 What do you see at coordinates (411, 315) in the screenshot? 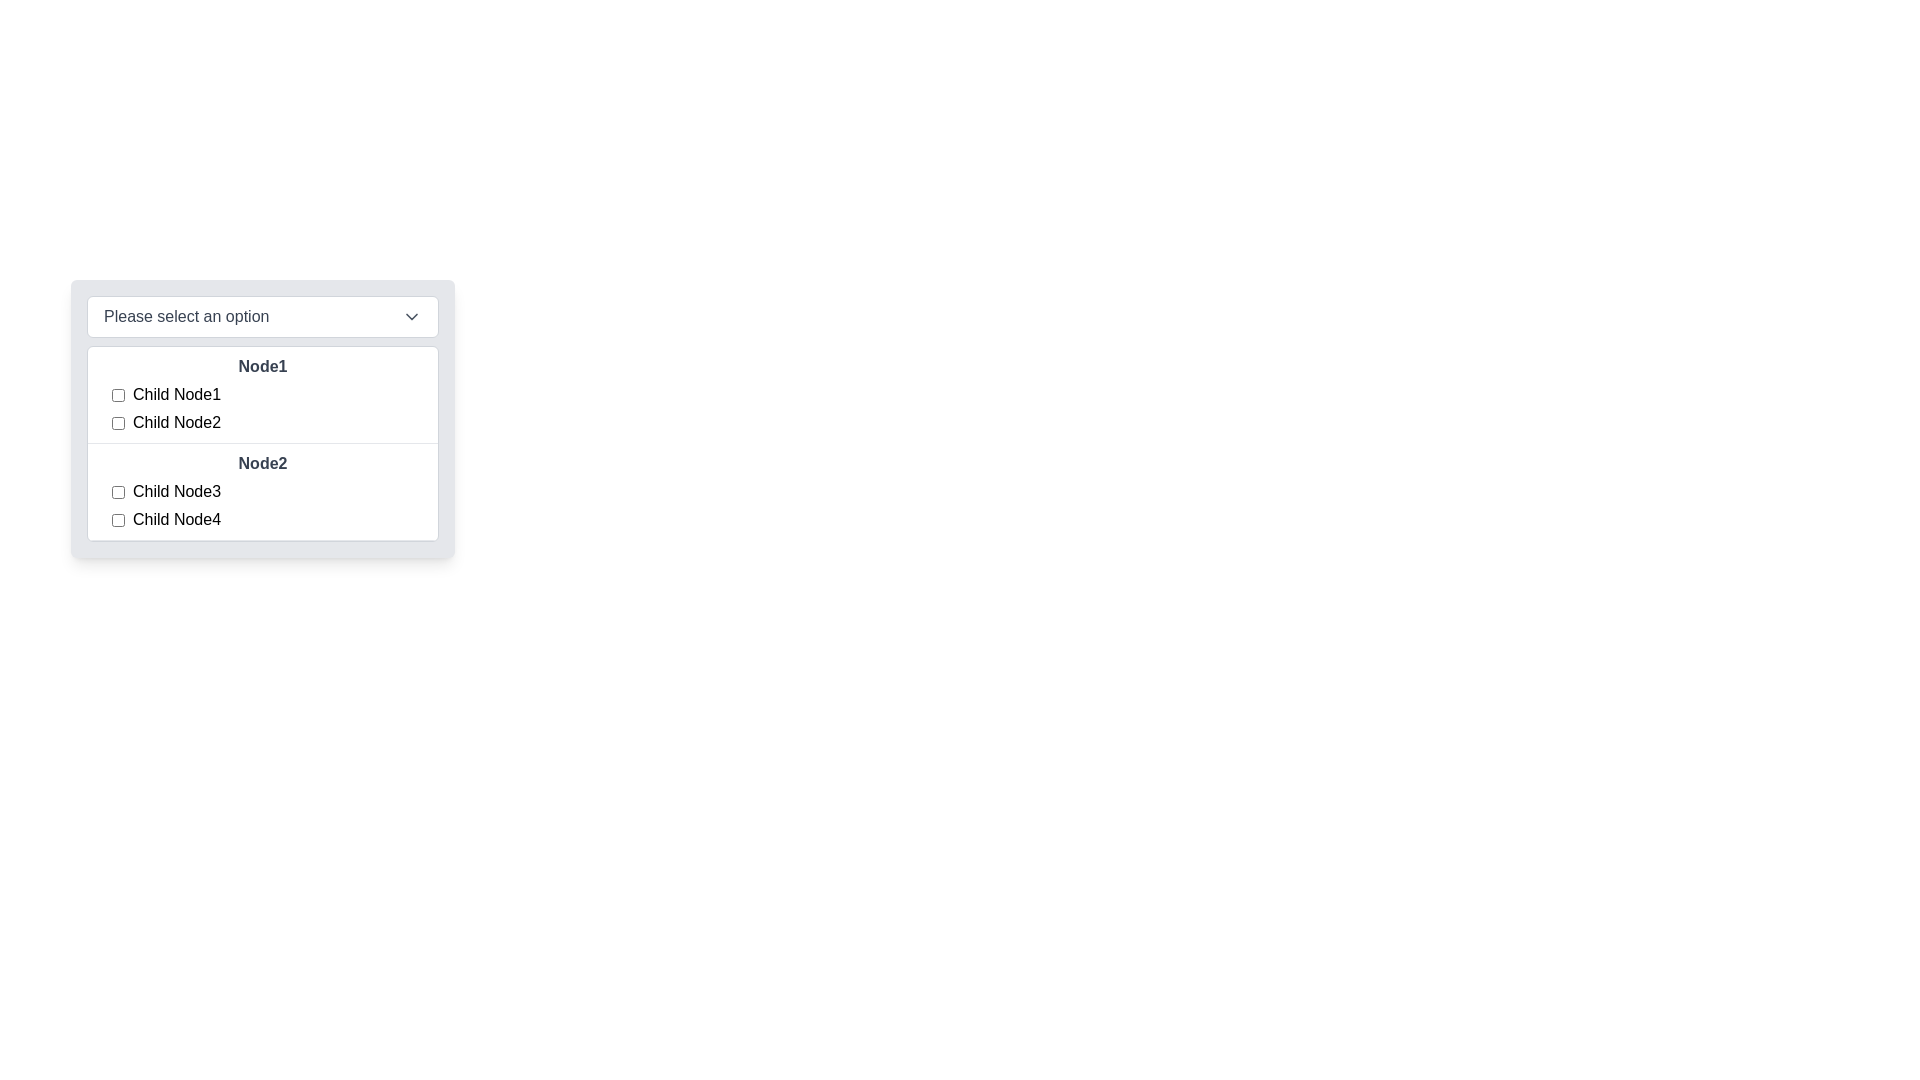
I see `the small, downward-pointing chevron arrow icon located at the far right of the 'Please select an option' dropdown component` at bounding box center [411, 315].